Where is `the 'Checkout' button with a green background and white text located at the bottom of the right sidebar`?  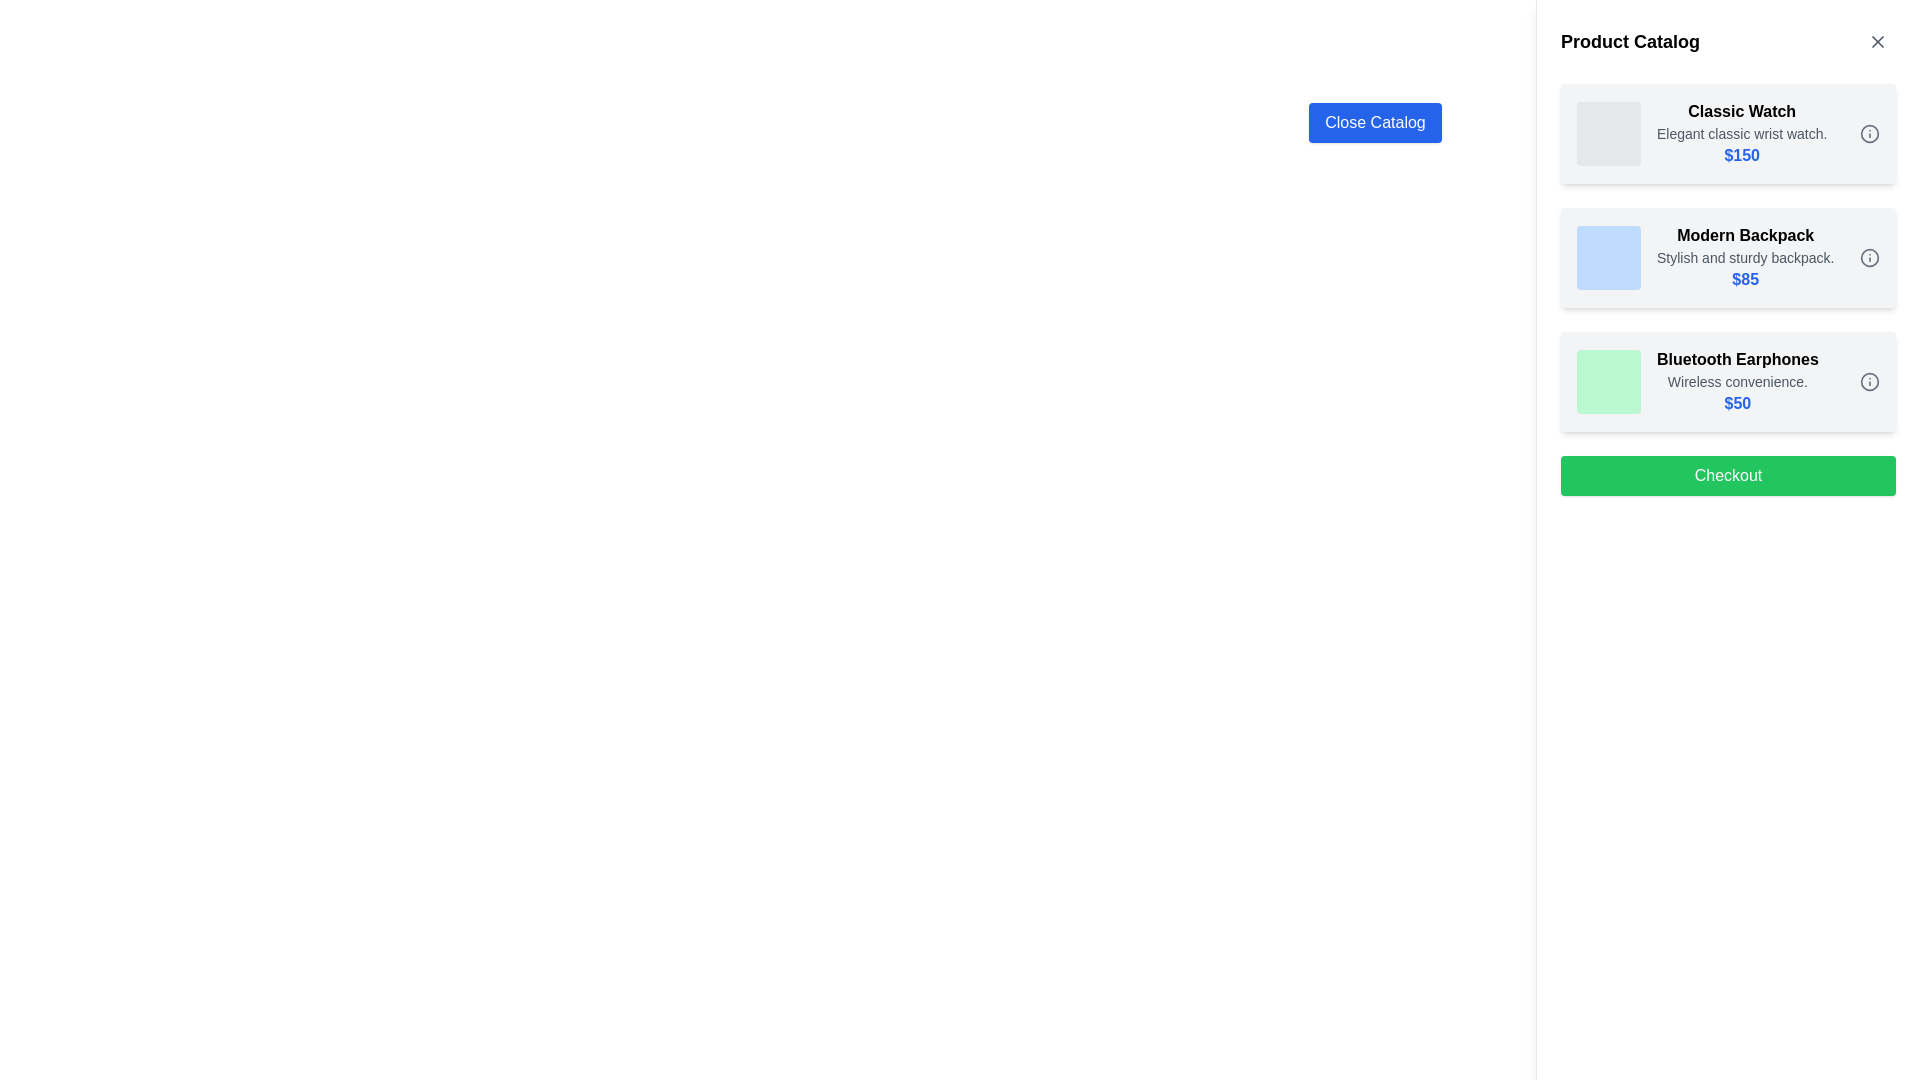
the 'Checkout' button with a green background and white text located at the bottom of the right sidebar is located at coordinates (1727, 475).